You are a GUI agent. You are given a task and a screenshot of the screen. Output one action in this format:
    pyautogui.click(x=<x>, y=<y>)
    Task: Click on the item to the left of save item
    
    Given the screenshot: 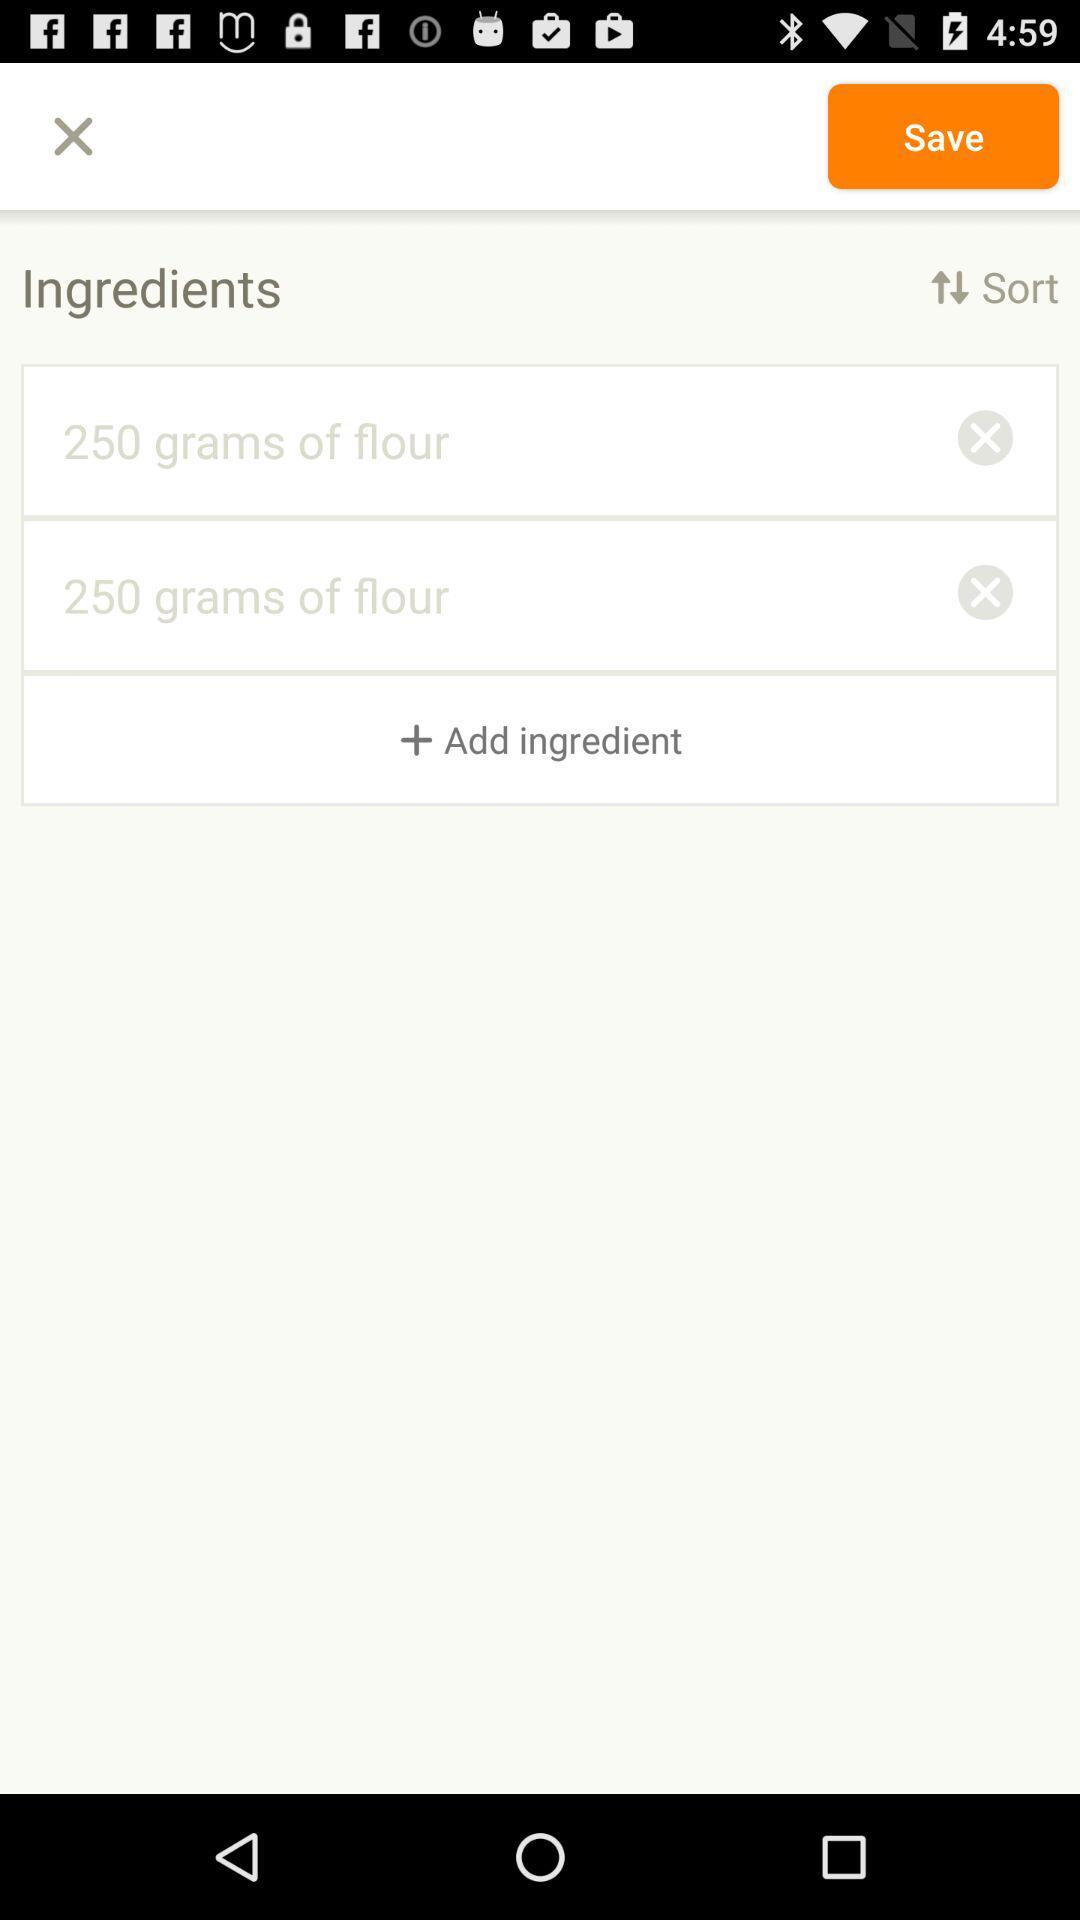 What is the action you would take?
    pyautogui.click(x=72, y=135)
    